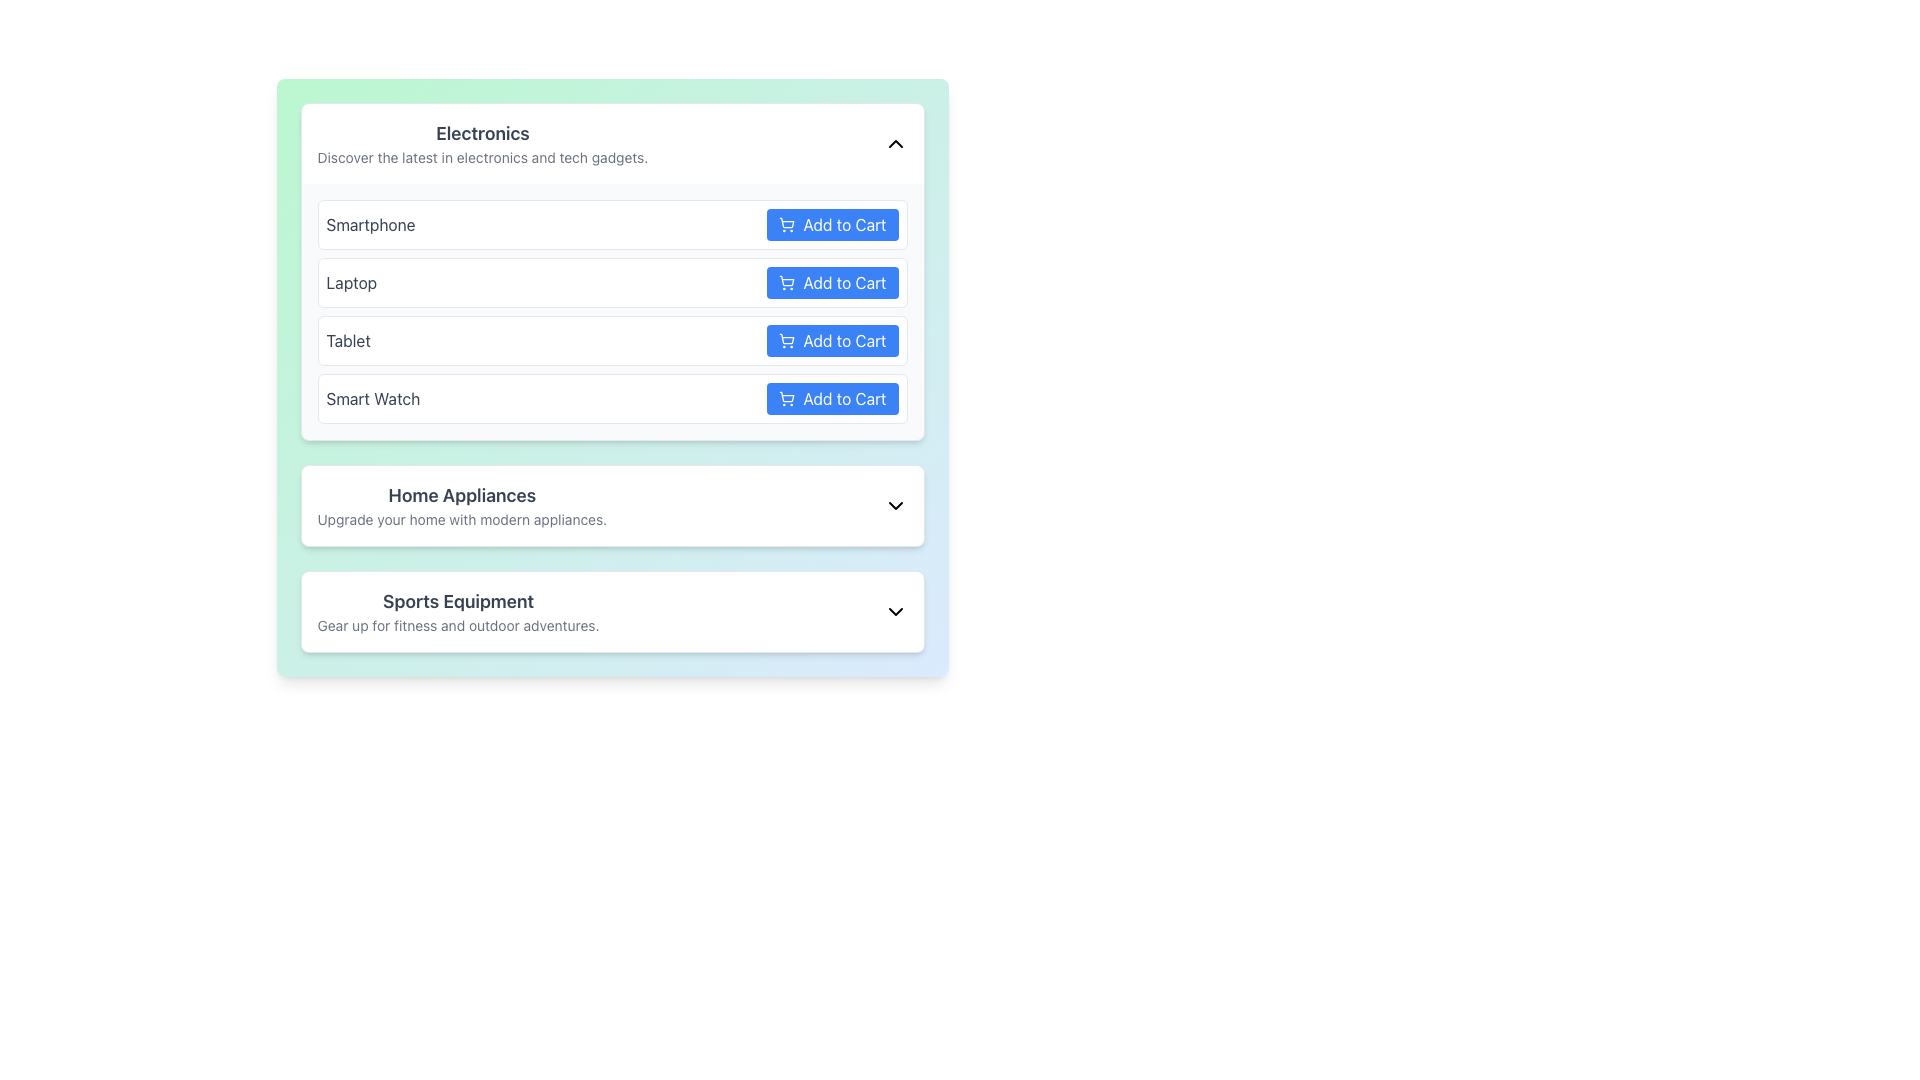 The height and width of the screenshot is (1080, 1920). What do you see at coordinates (611, 142) in the screenshot?
I see `the 'Electronics' category header` at bounding box center [611, 142].